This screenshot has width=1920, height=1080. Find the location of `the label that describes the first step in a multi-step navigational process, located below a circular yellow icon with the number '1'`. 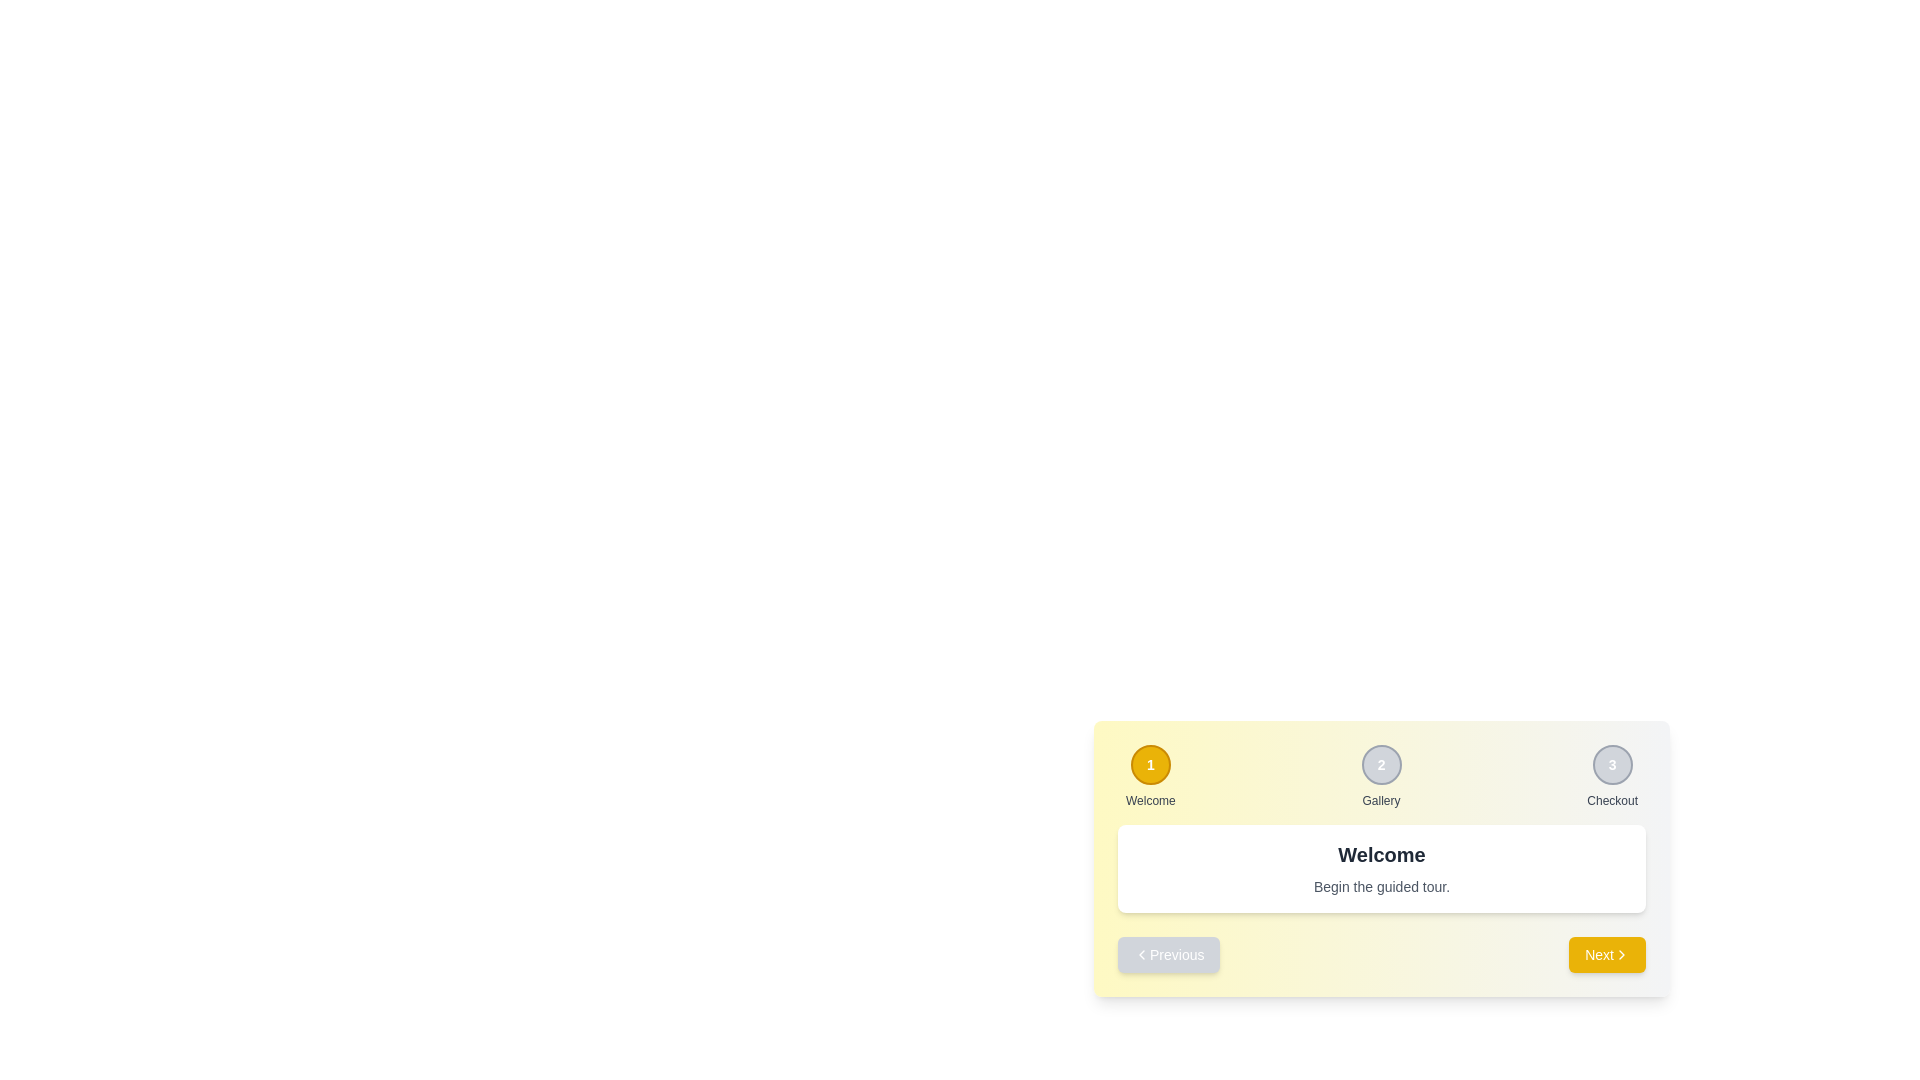

the label that describes the first step in a multi-step navigational process, located below a circular yellow icon with the number '1' is located at coordinates (1150, 800).